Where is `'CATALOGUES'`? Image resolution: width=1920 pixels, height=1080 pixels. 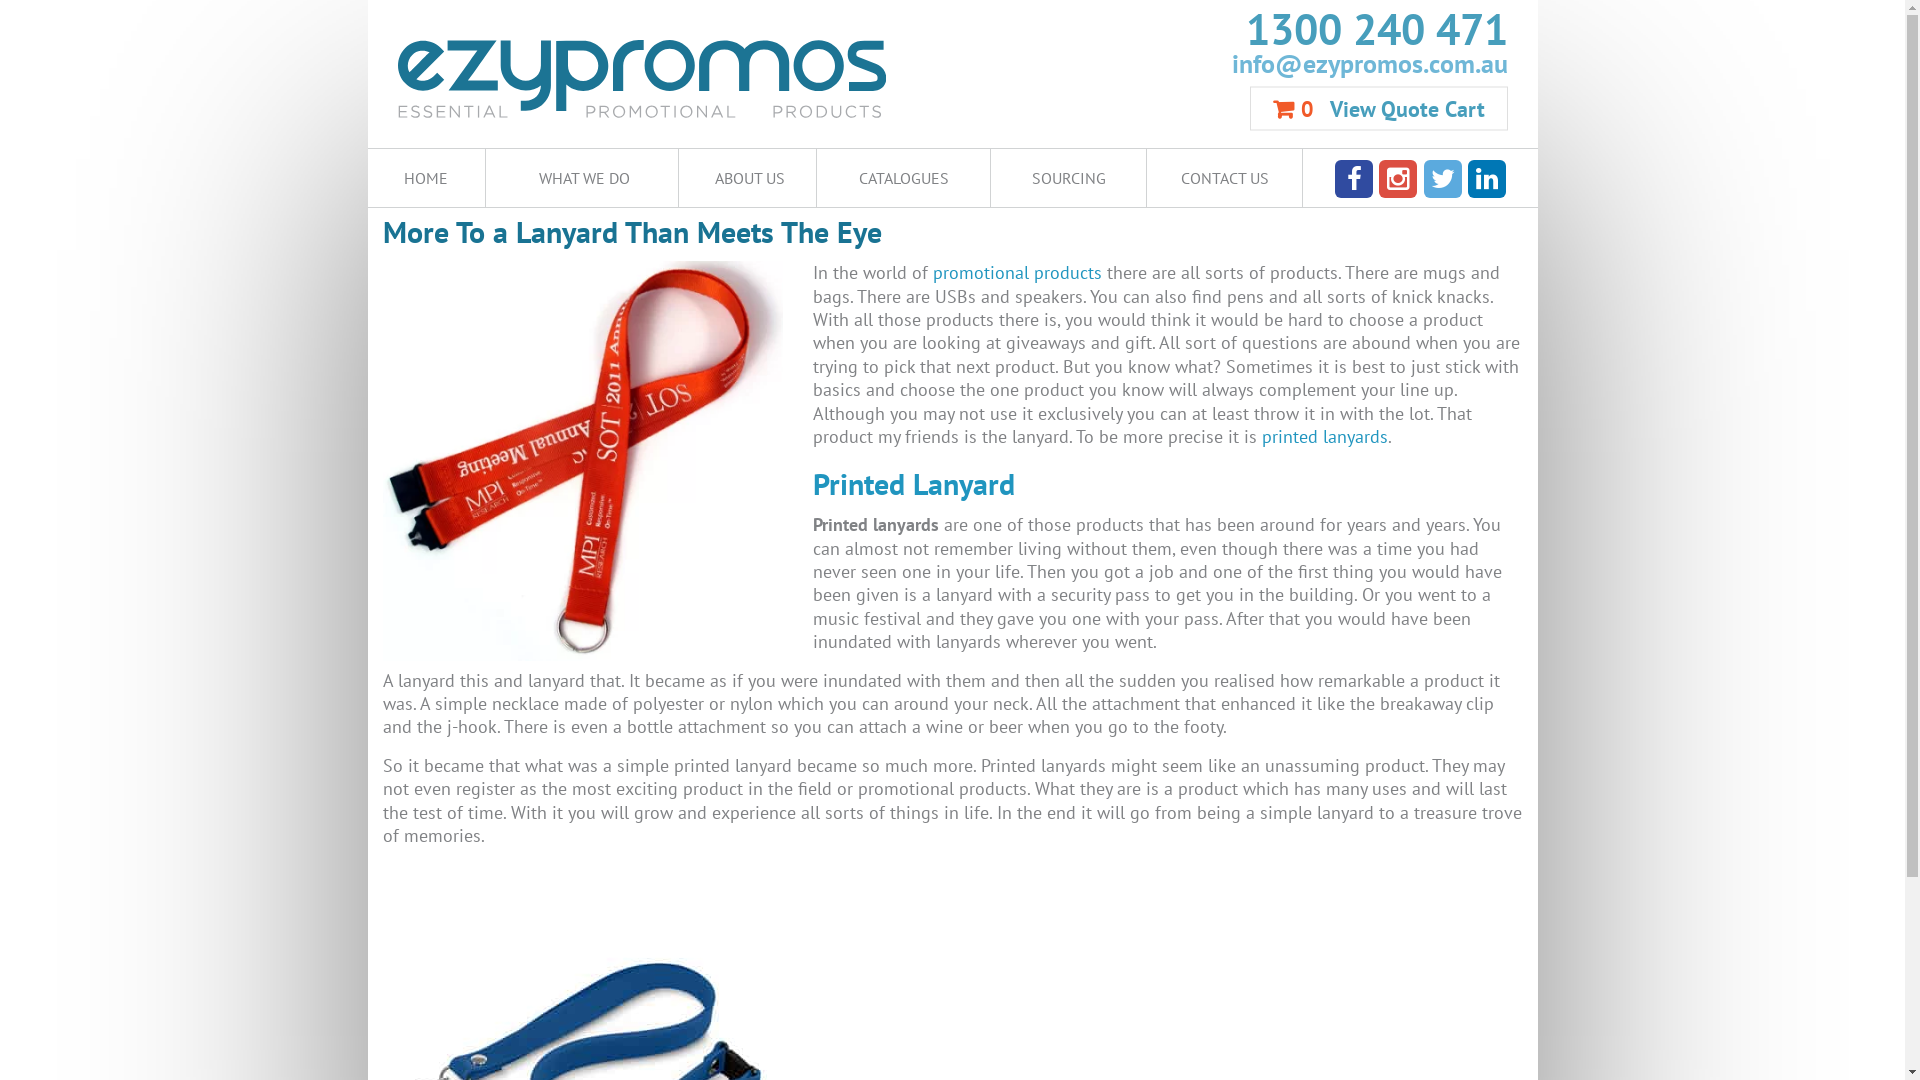
'CATALOGUES' is located at coordinates (816, 176).